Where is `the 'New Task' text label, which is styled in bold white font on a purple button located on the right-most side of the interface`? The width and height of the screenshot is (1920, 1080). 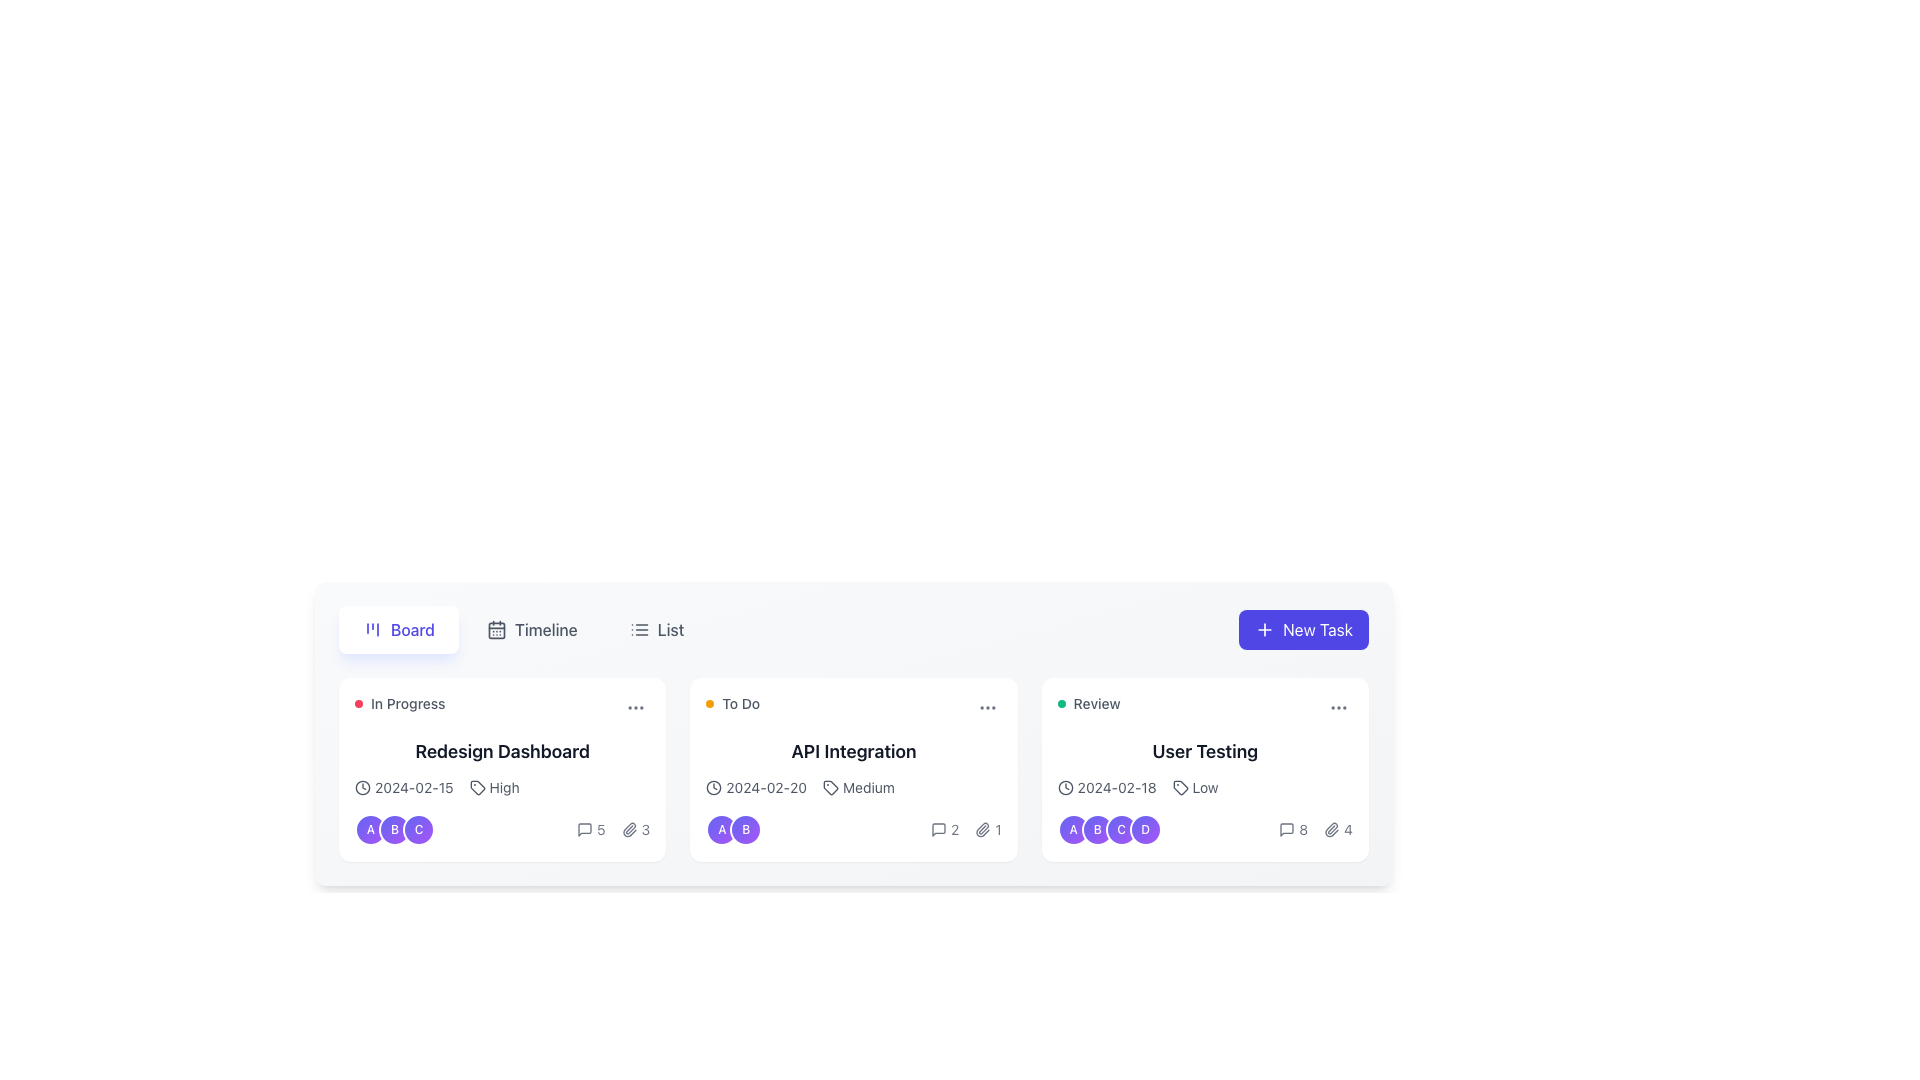
the 'New Task' text label, which is styled in bold white font on a purple button located on the right-most side of the interface is located at coordinates (1318, 628).